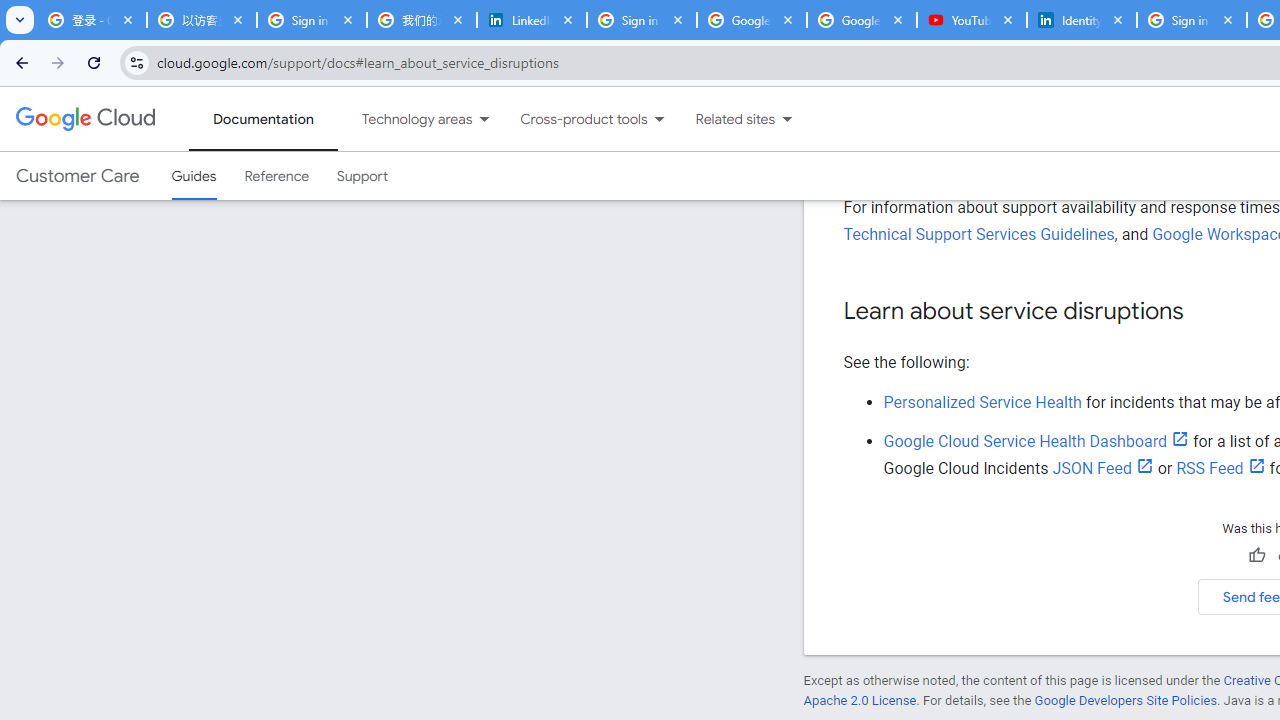 The image size is (1280, 720). Describe the element at coordinates (276, 175) in the screenshot. I see `'Reference'` at that location.